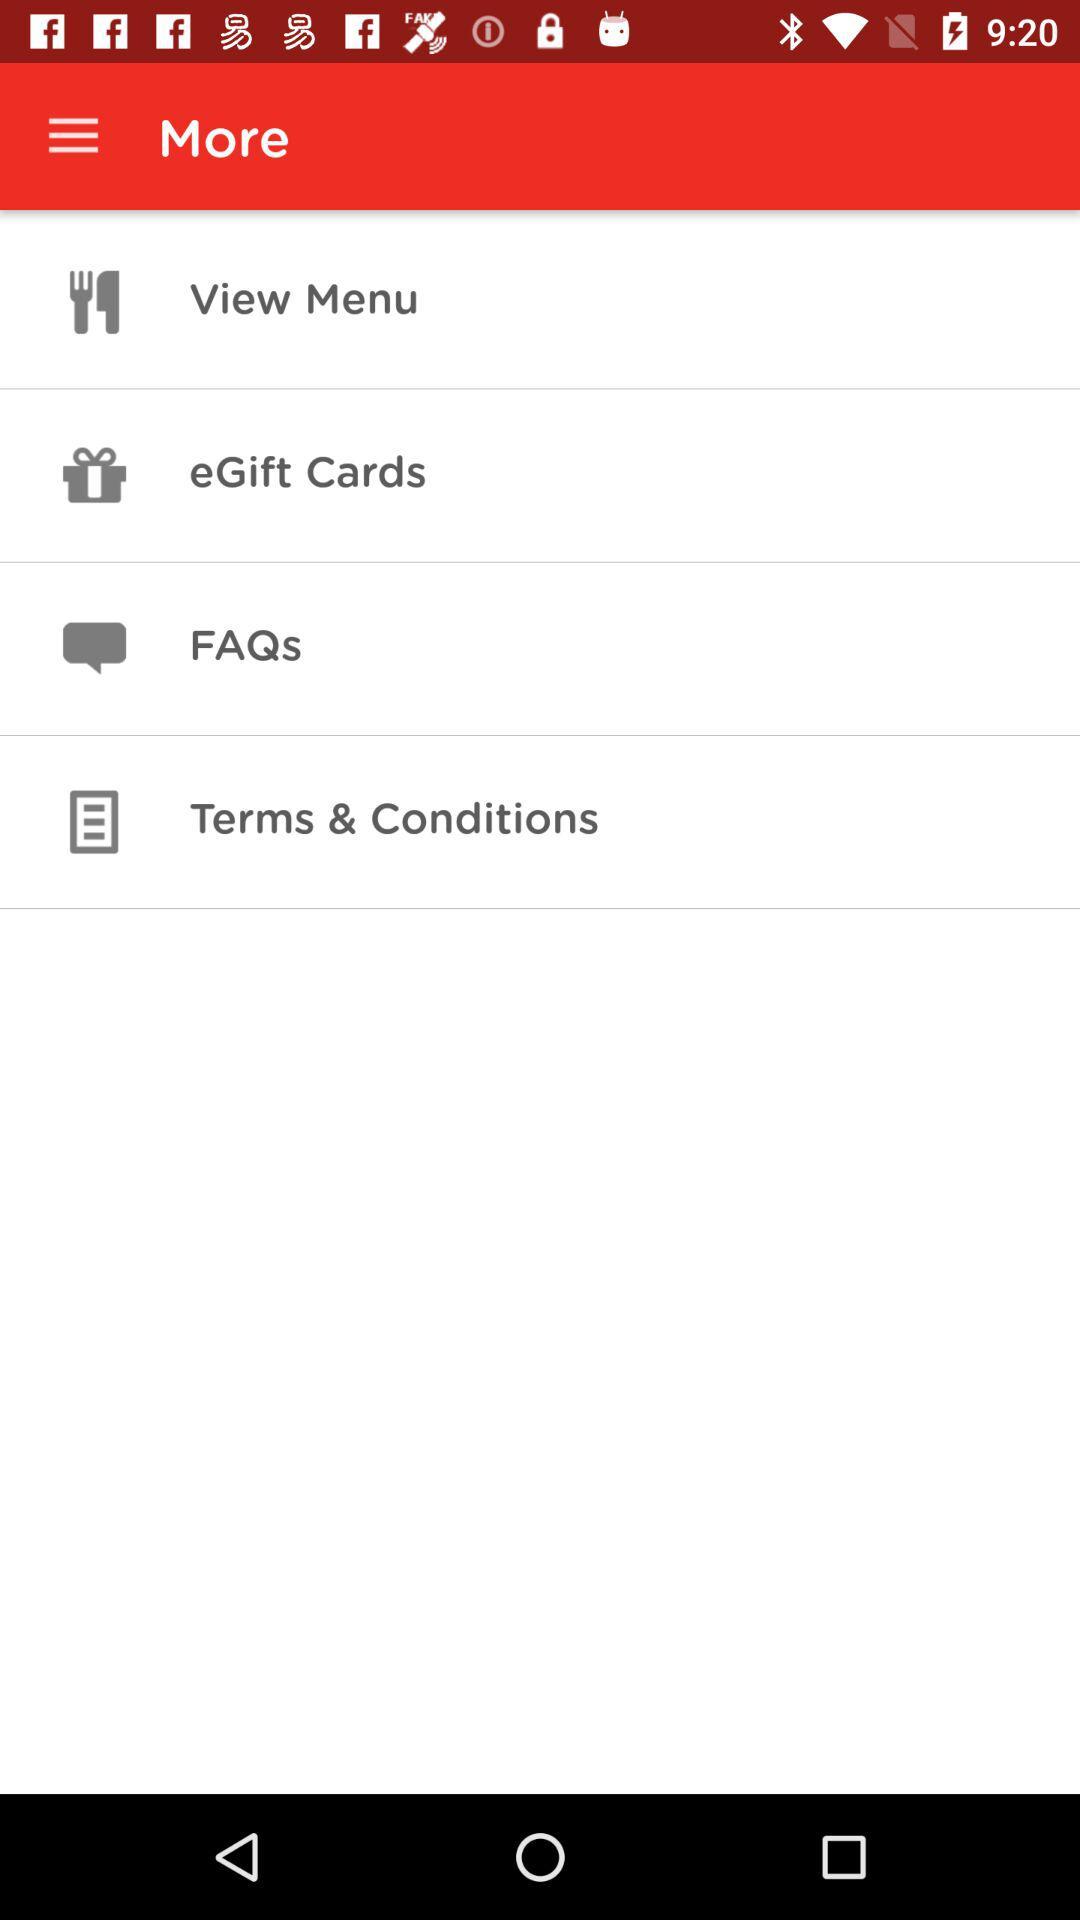 This screenshot has width=1080, height=1920. I want to click on icon to the left of more item, so click(72, 135).